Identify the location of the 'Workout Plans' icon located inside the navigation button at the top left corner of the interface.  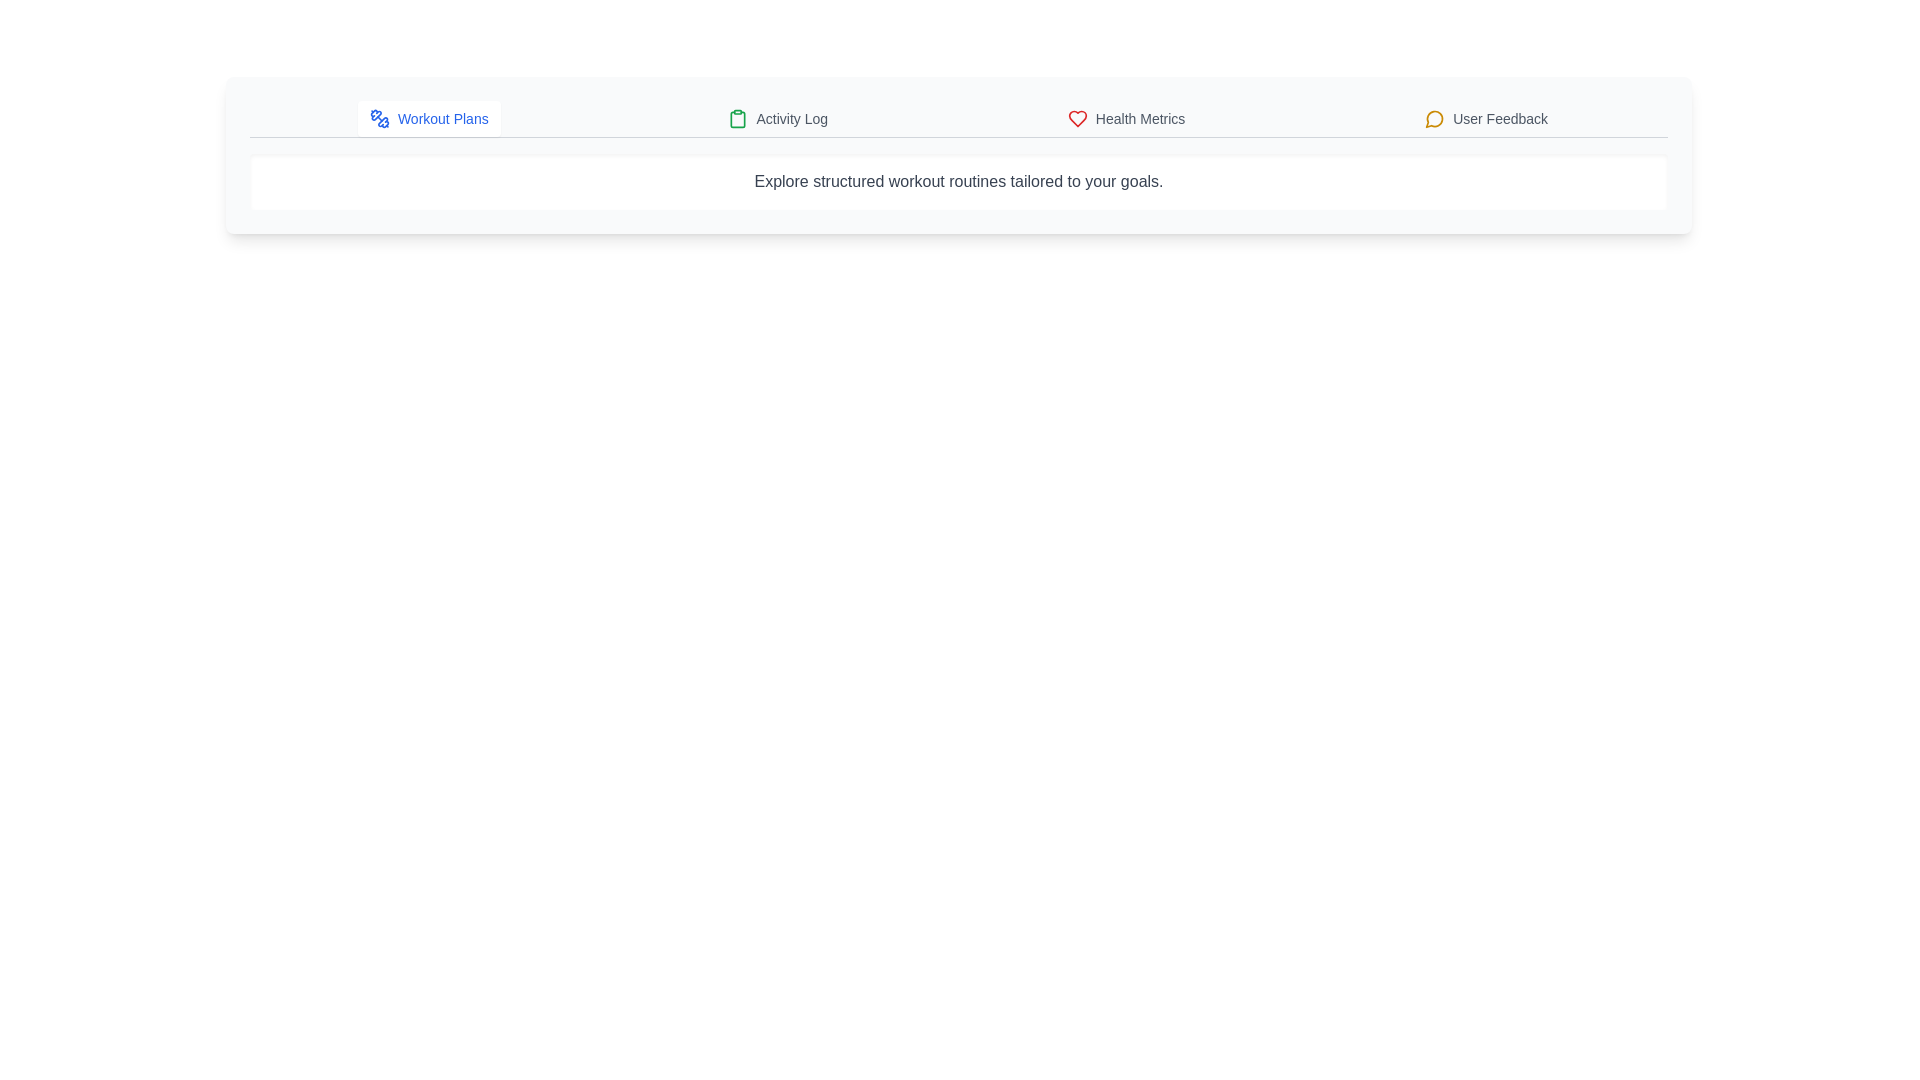
(379, 119).